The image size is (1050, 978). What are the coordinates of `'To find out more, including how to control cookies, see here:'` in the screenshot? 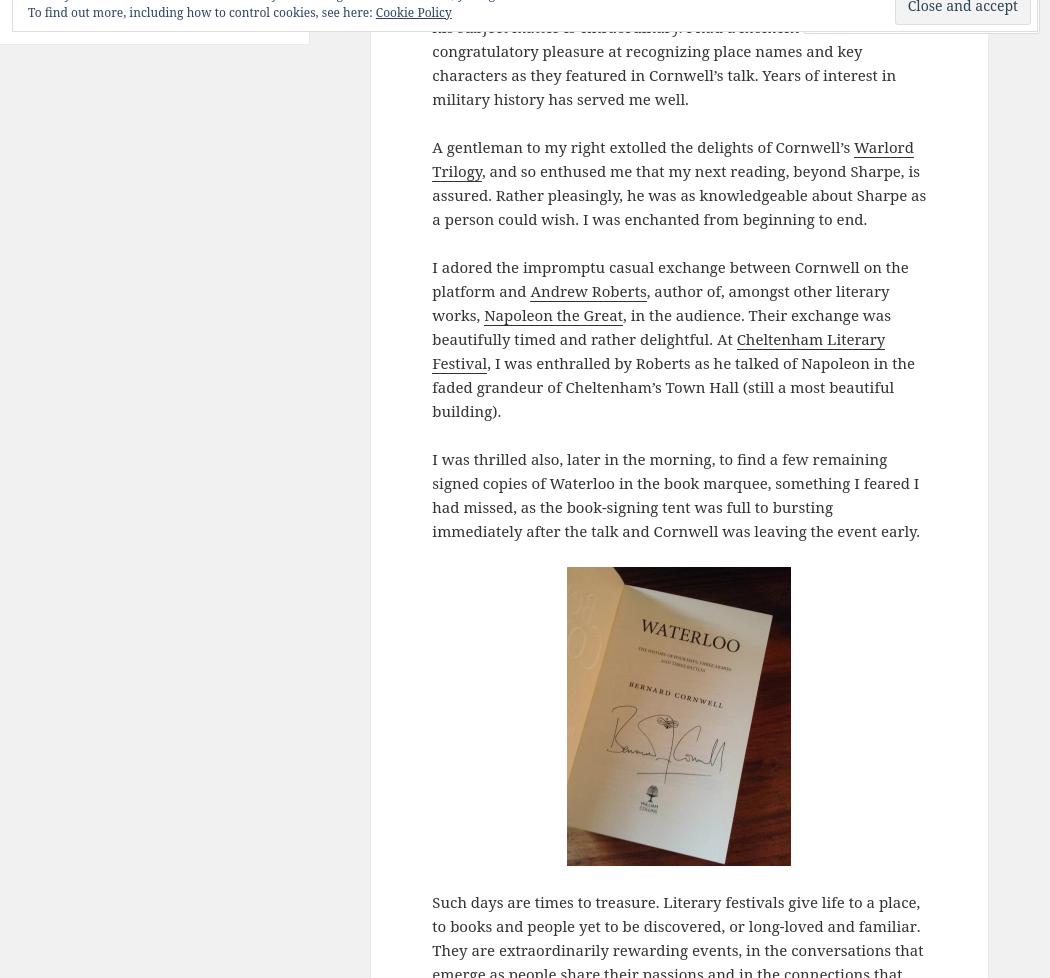 It's located at (200, 12).